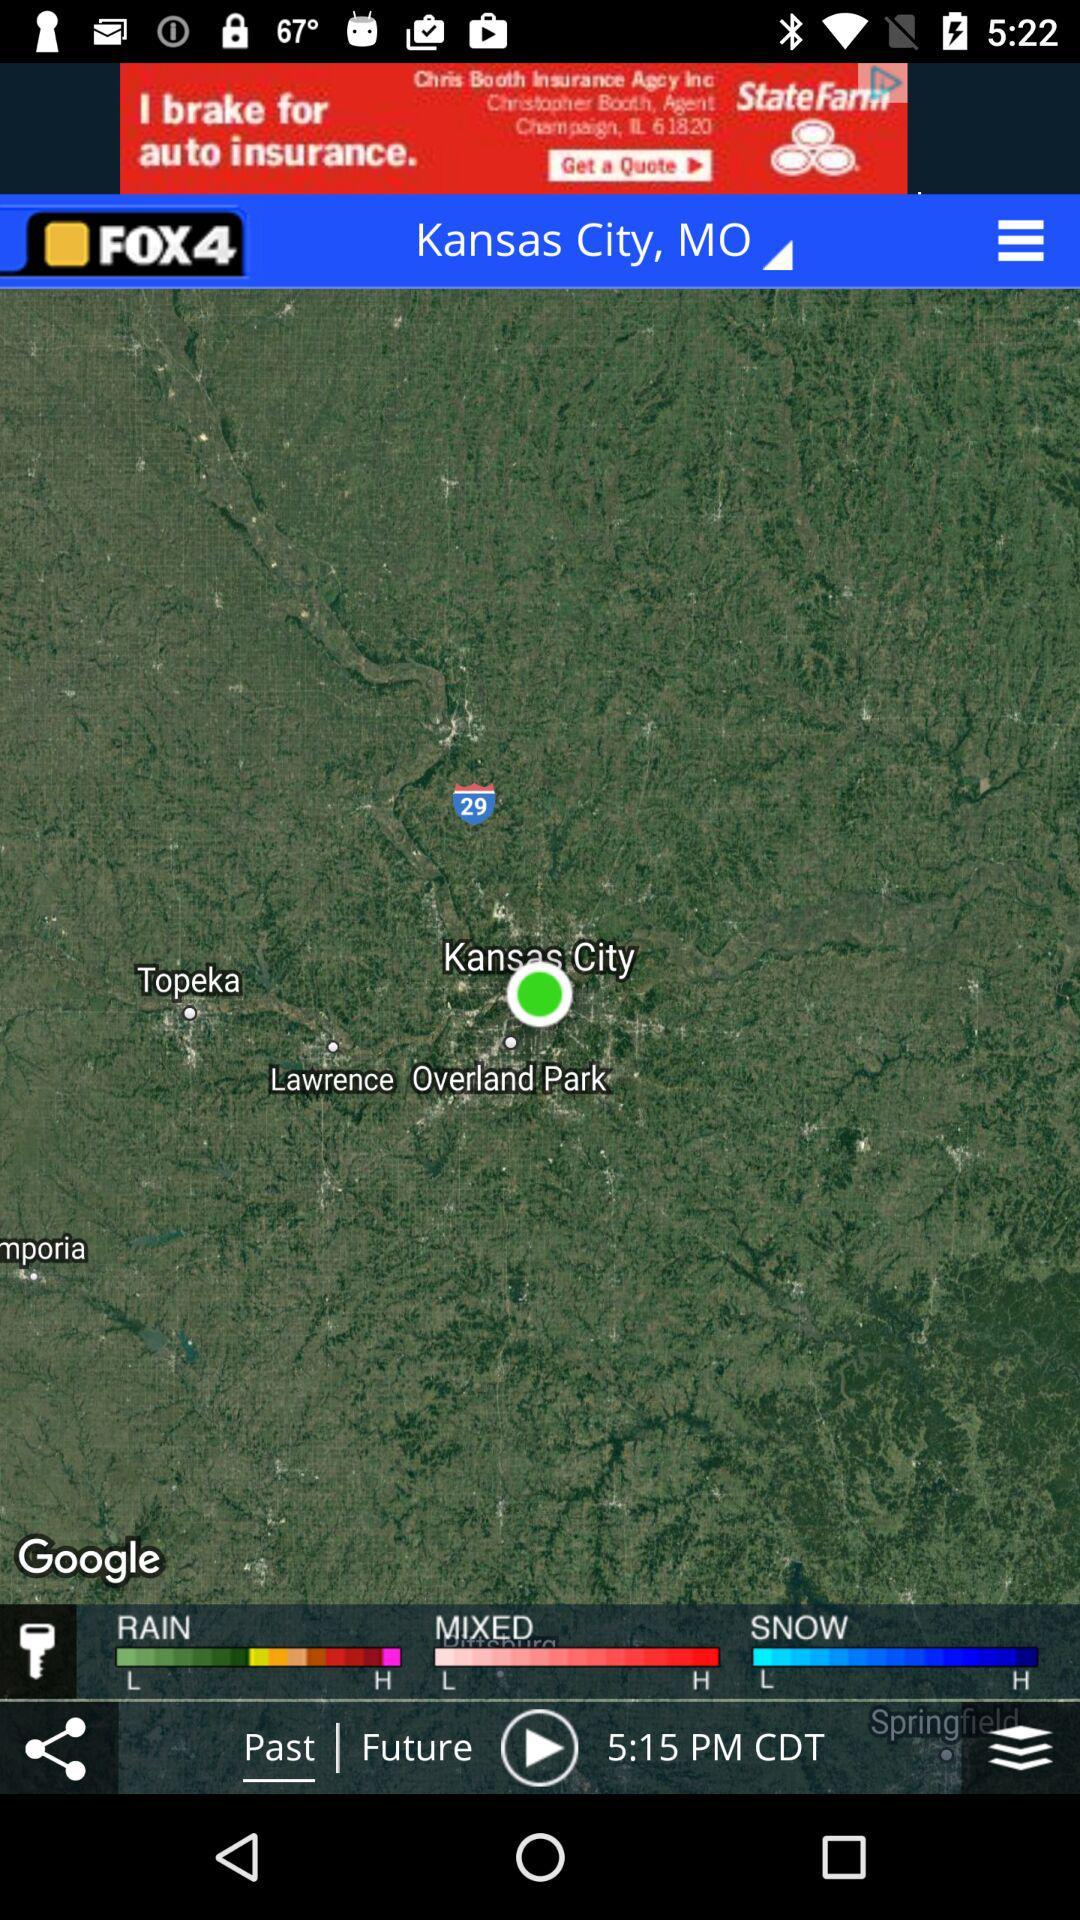  Describe the element at coordinates (38, 1651) in the screenshot. I see `lock in the options` at that location.